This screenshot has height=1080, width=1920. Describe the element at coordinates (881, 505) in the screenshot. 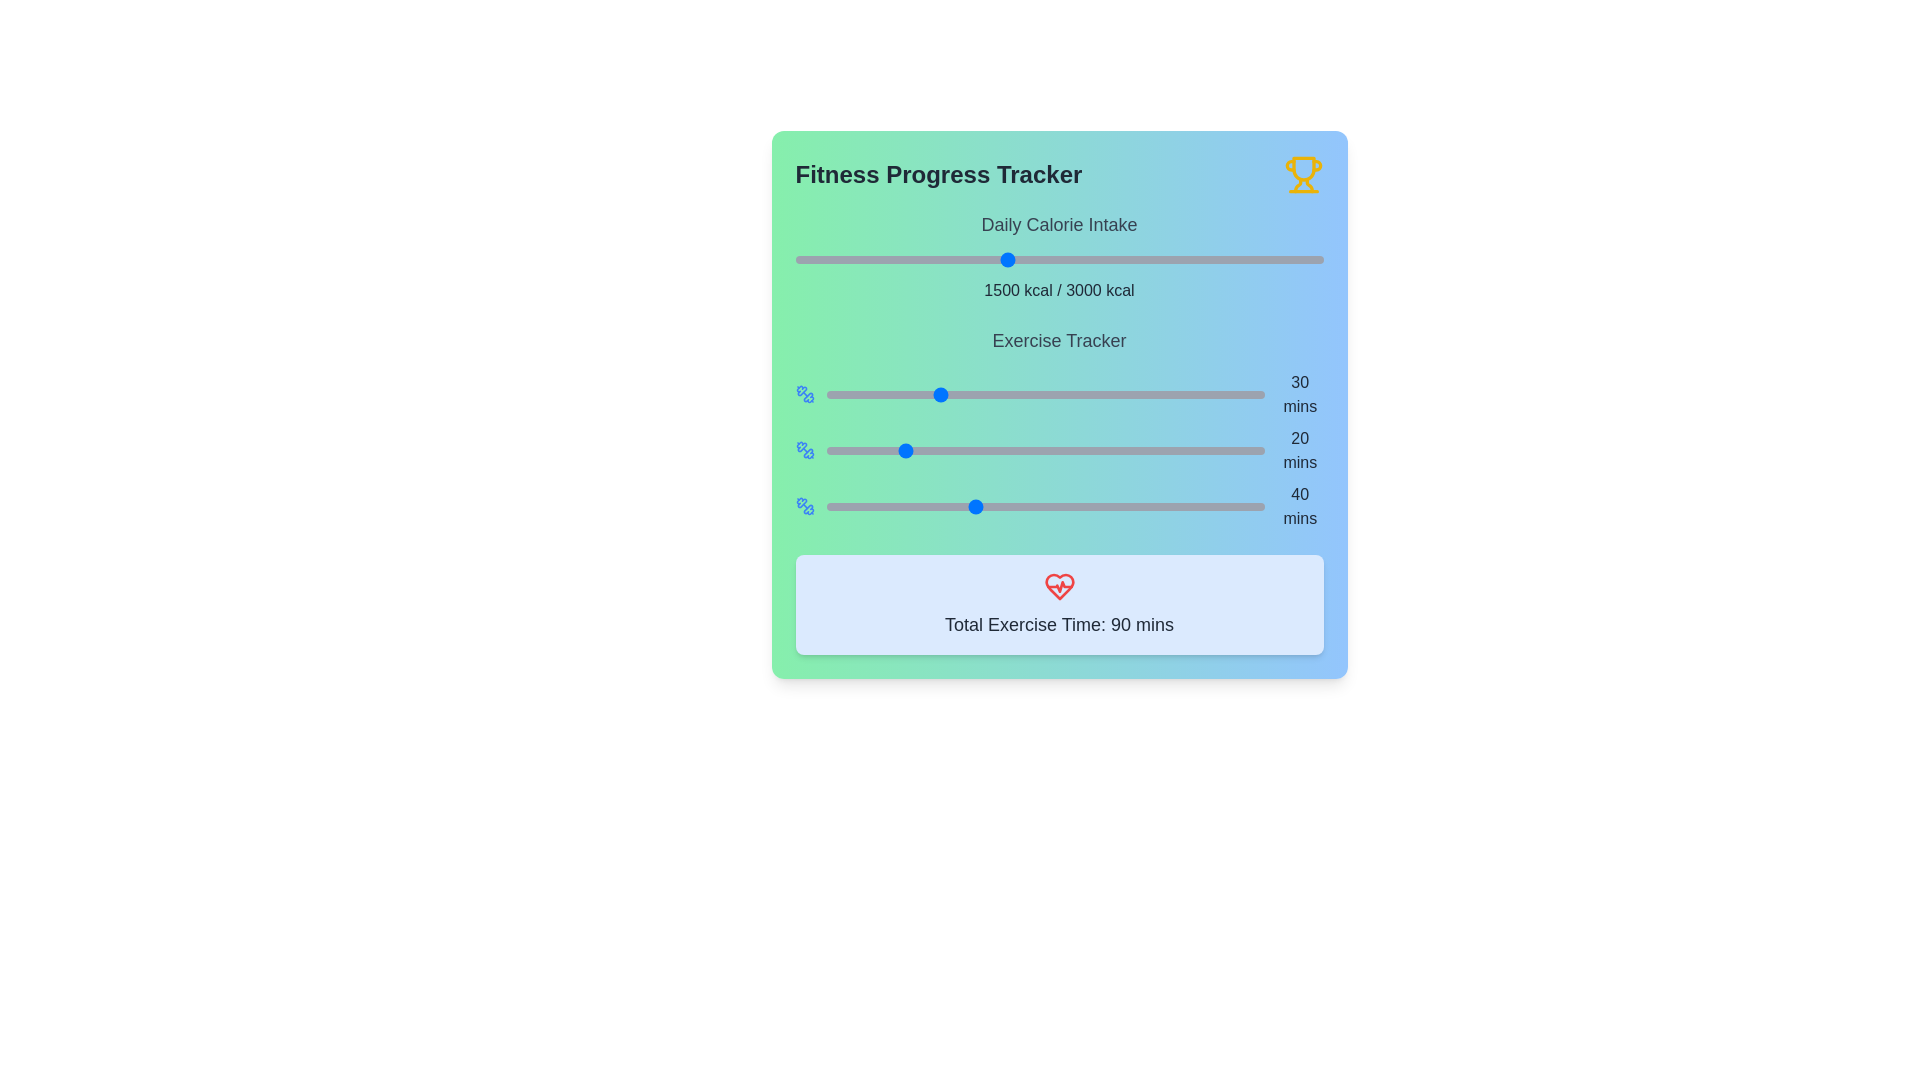

I see `the exercise duration` at that location.